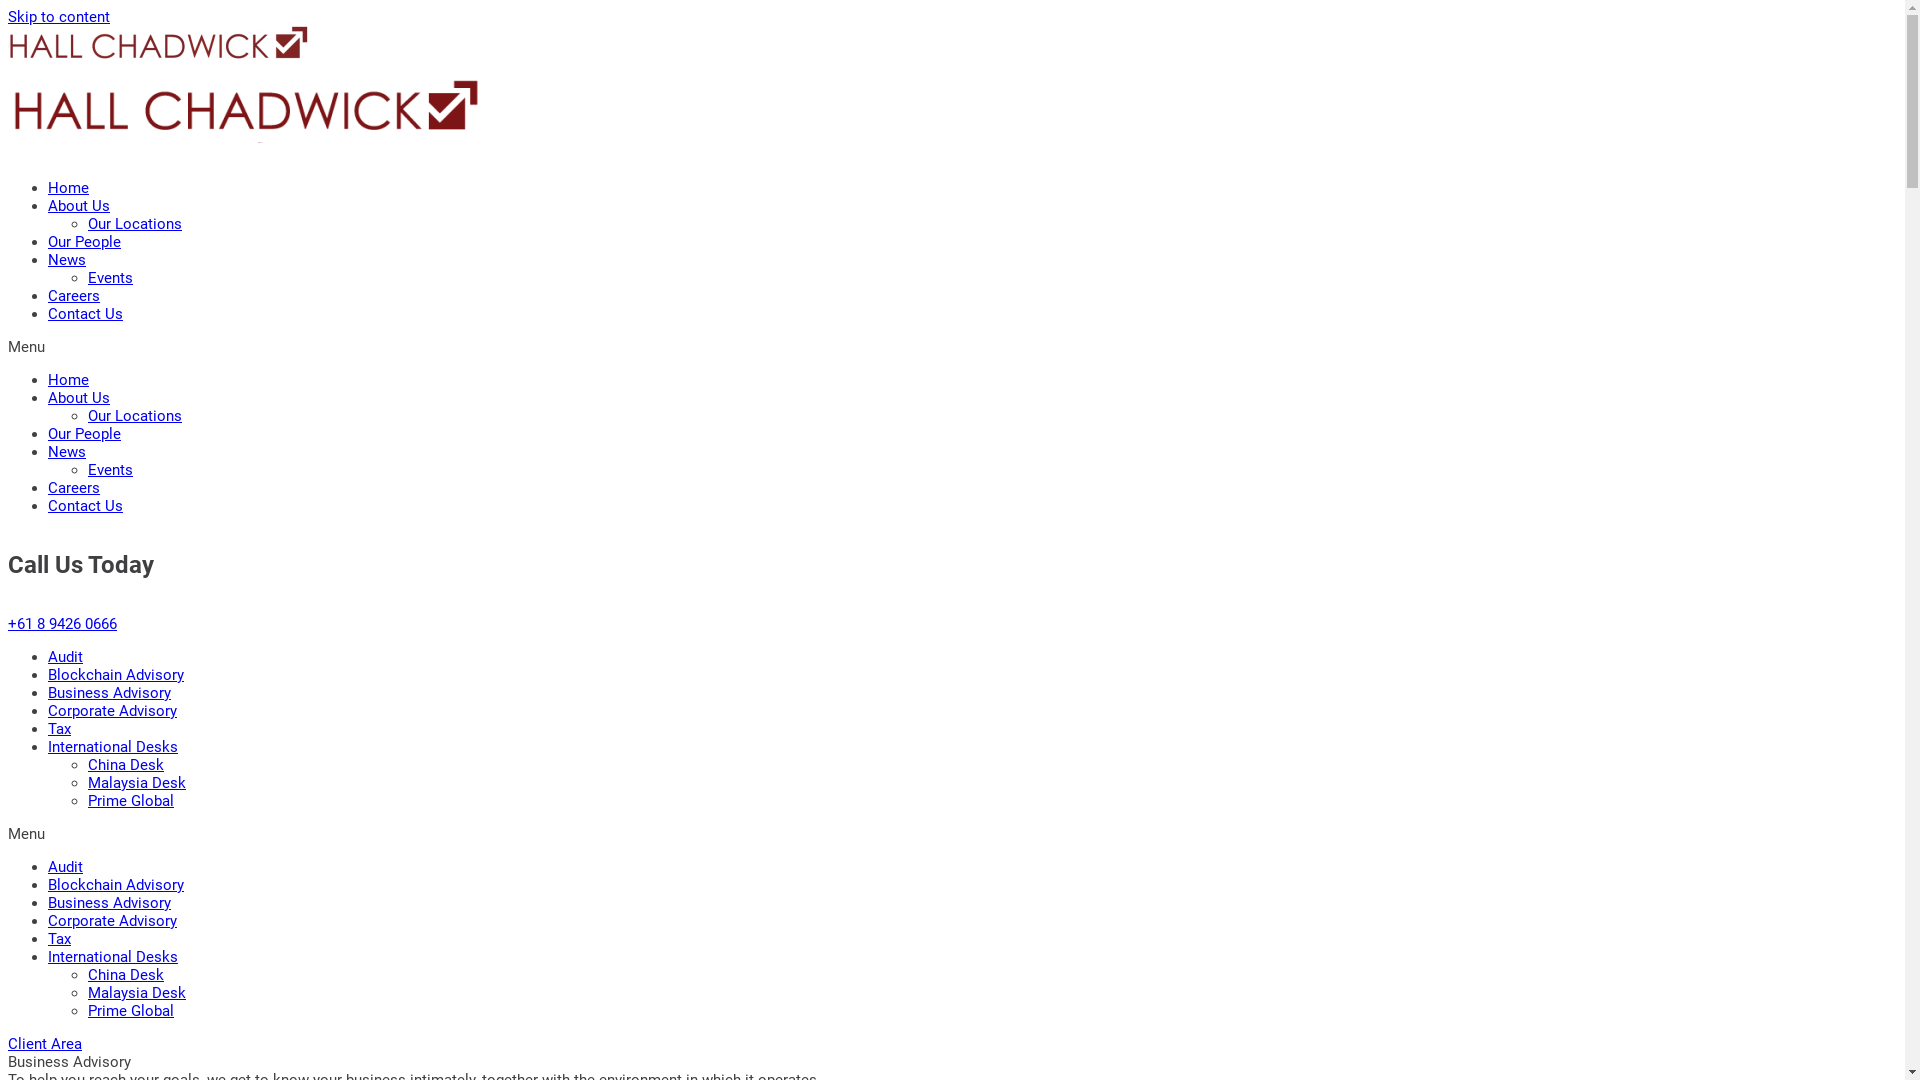  What do you see at coordinates (114, 675) in the screenshot?
I see `'Blockchain Advisory'` at bounding box center [114, 675].